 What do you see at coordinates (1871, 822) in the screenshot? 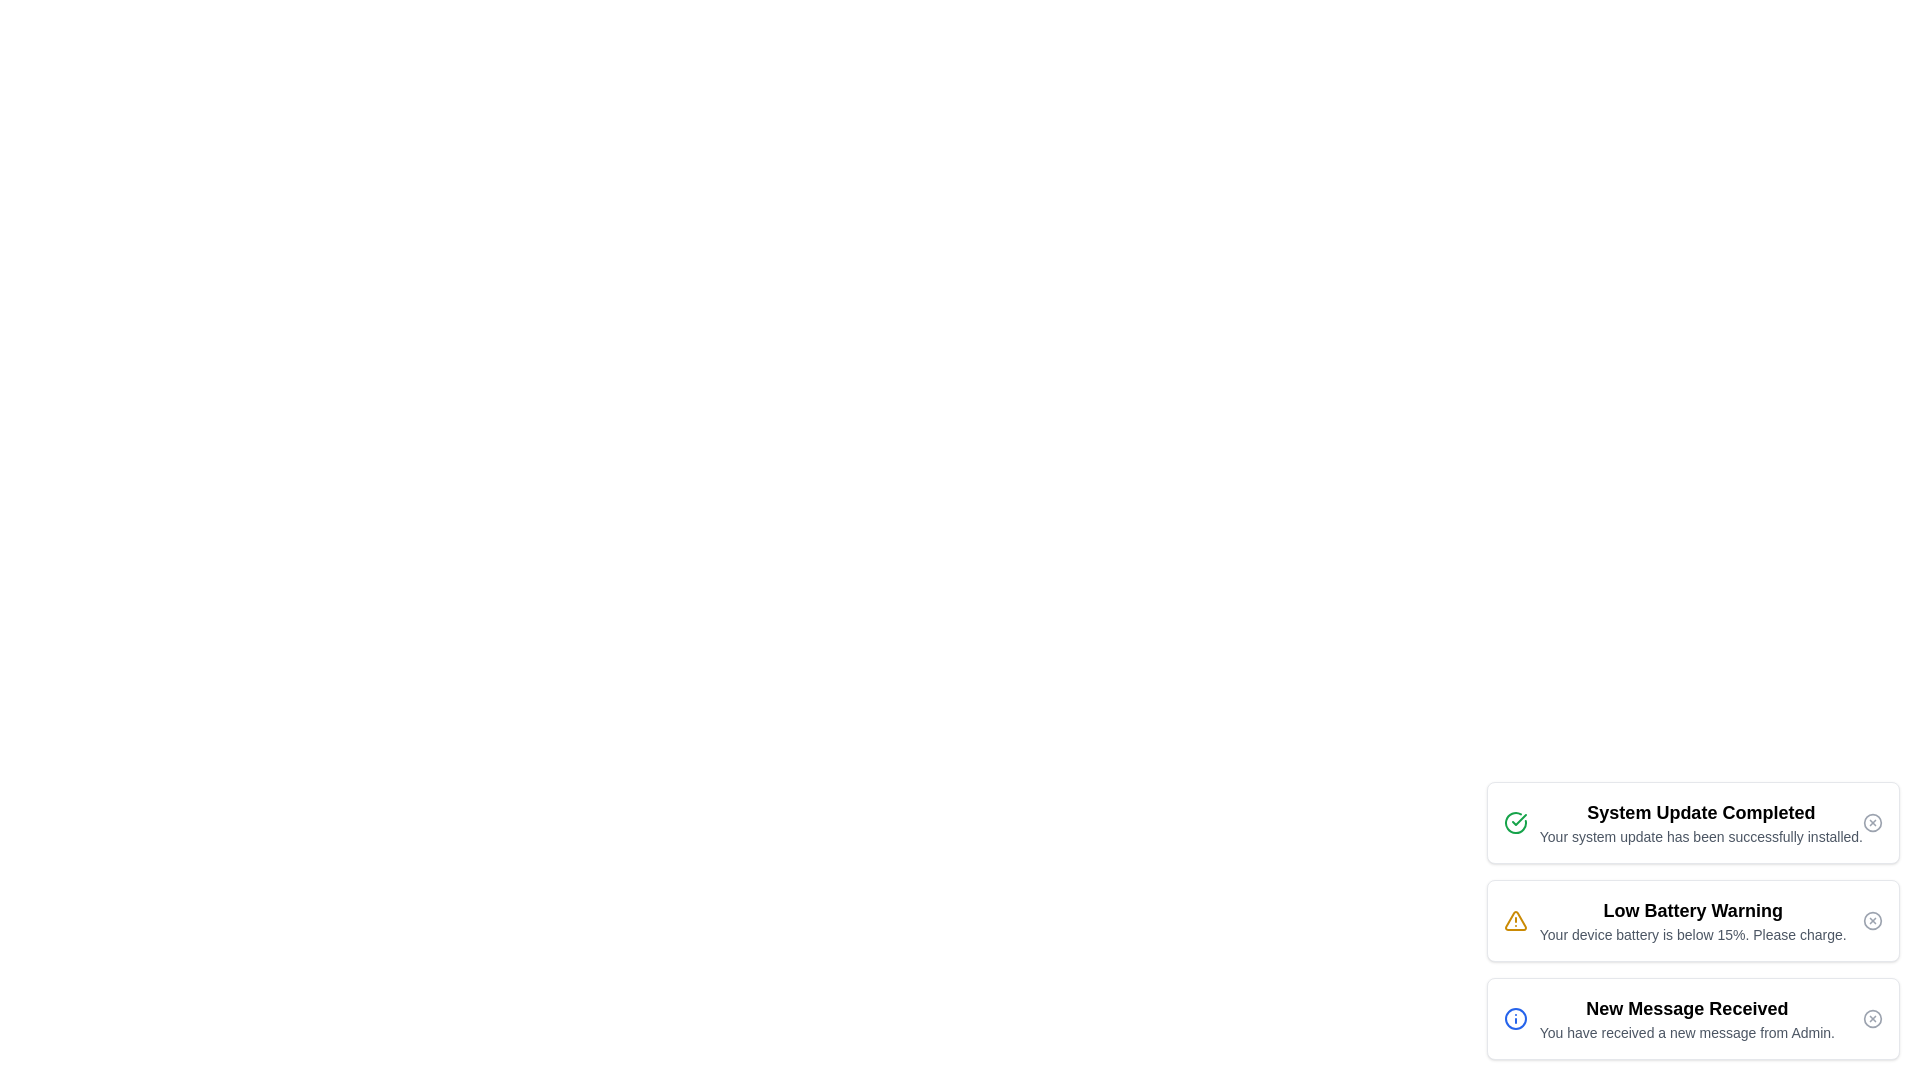
I see `the circular outline icon located at the far right of the notification labeled 'System Update Completed'` at bounding box center [1871, 822].